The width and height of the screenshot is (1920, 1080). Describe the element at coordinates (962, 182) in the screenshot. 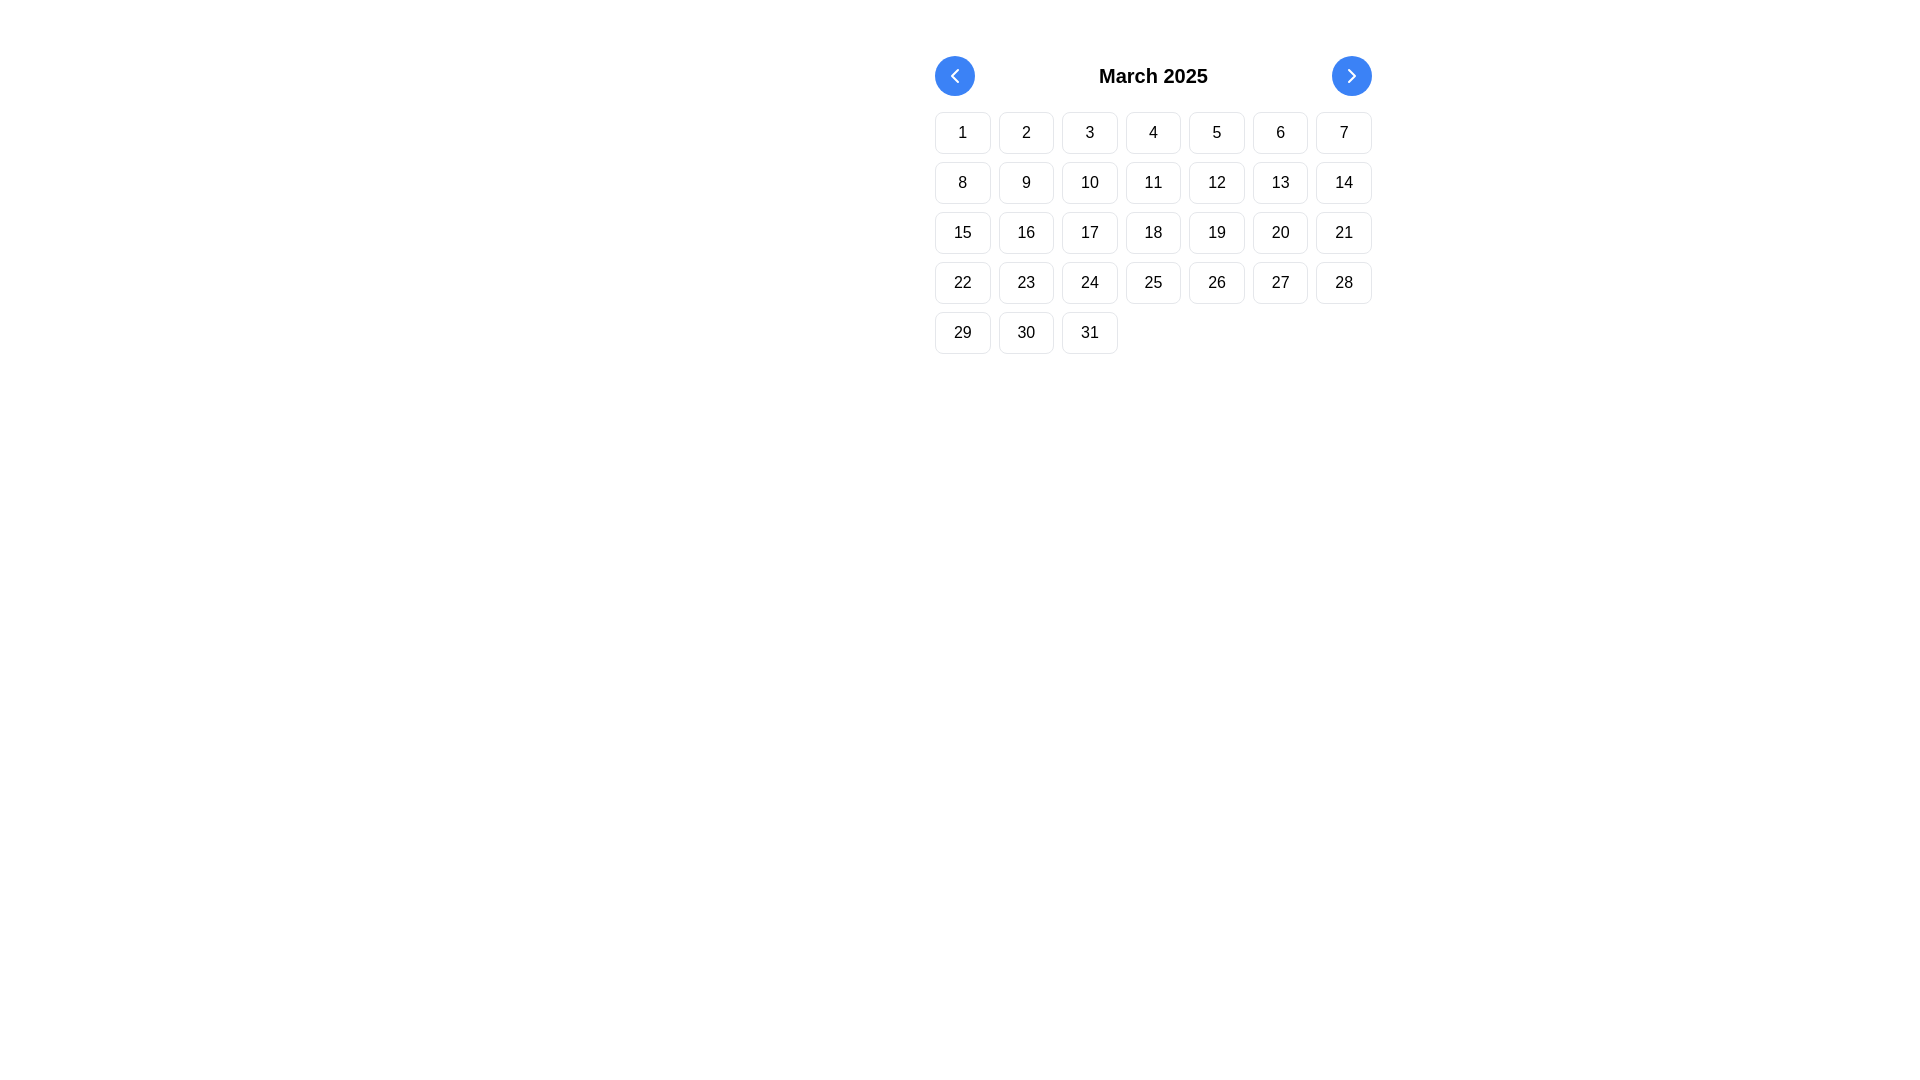

I see `the number '8' displayed in black text within a rounded box in the second row and first column of the grid layout` at that location.